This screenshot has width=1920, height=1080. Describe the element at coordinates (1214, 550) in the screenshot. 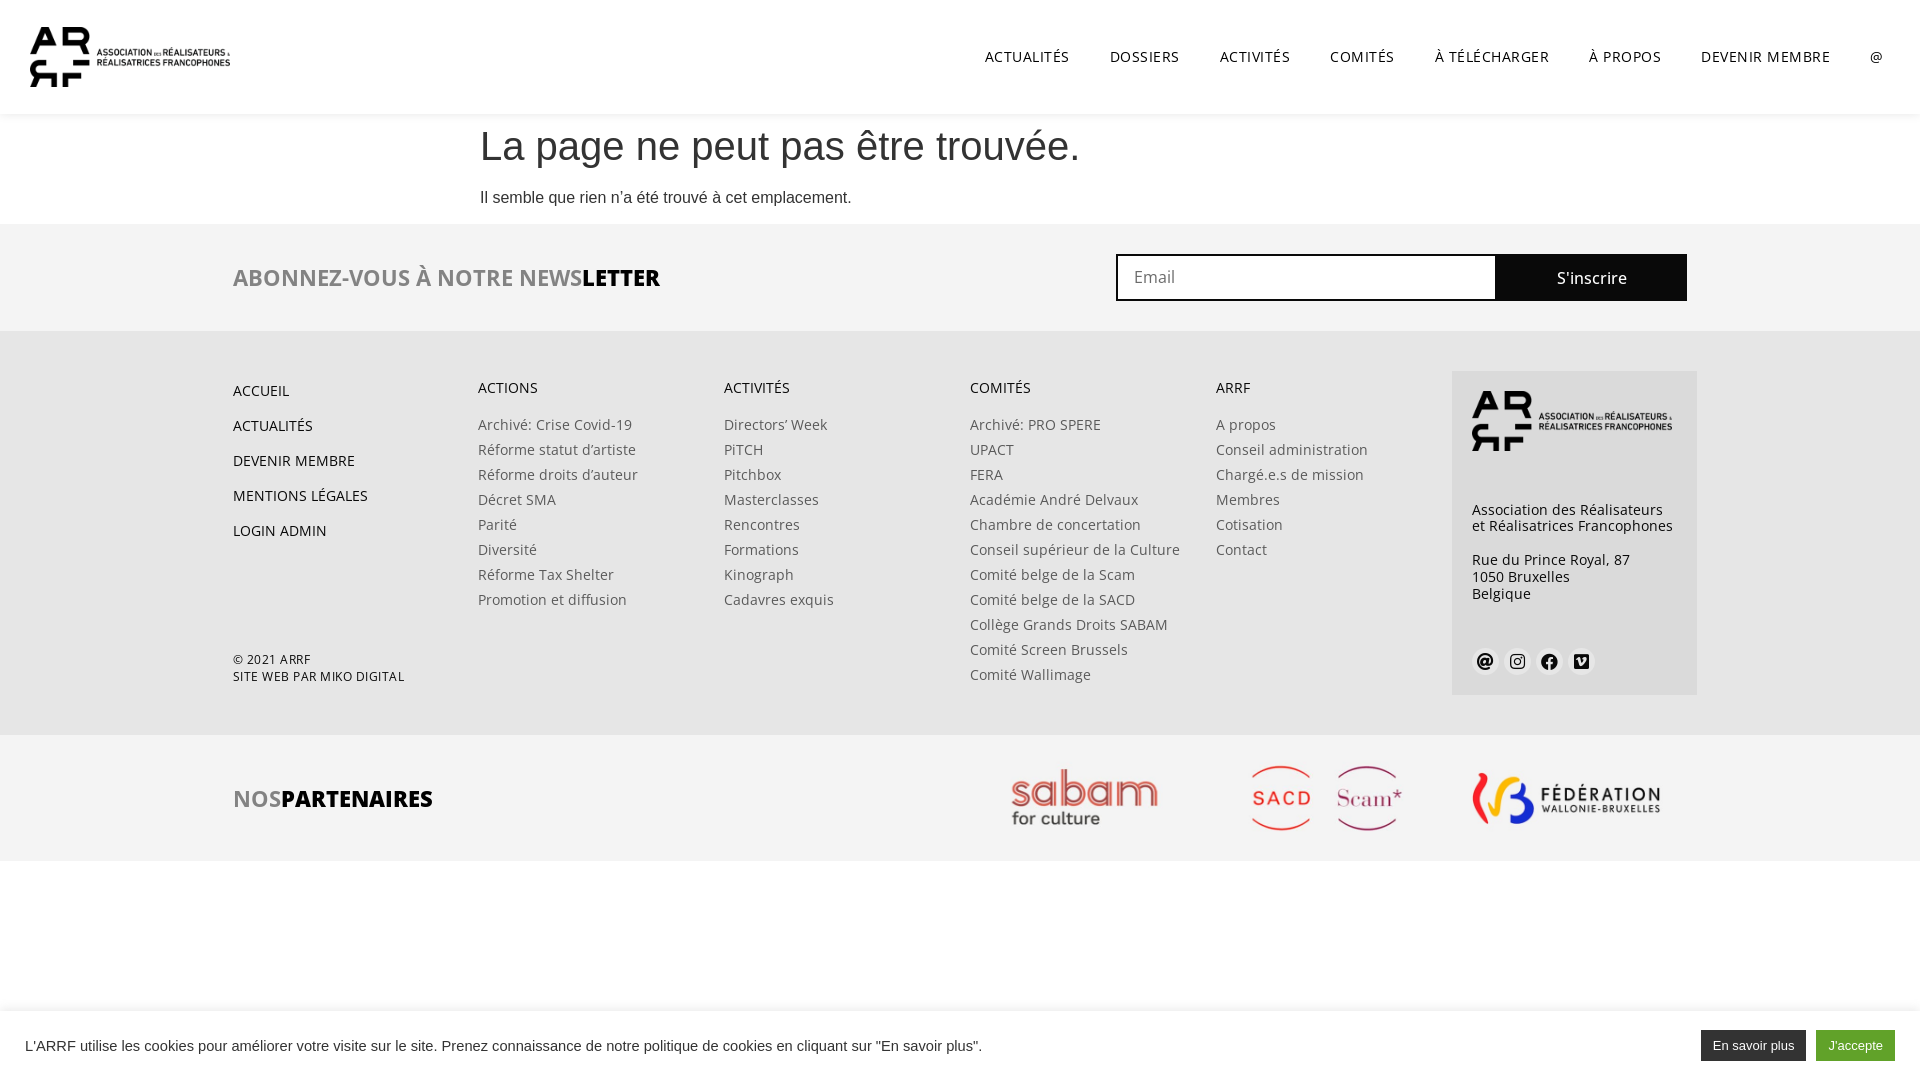

I see `'Contact'` at that location.